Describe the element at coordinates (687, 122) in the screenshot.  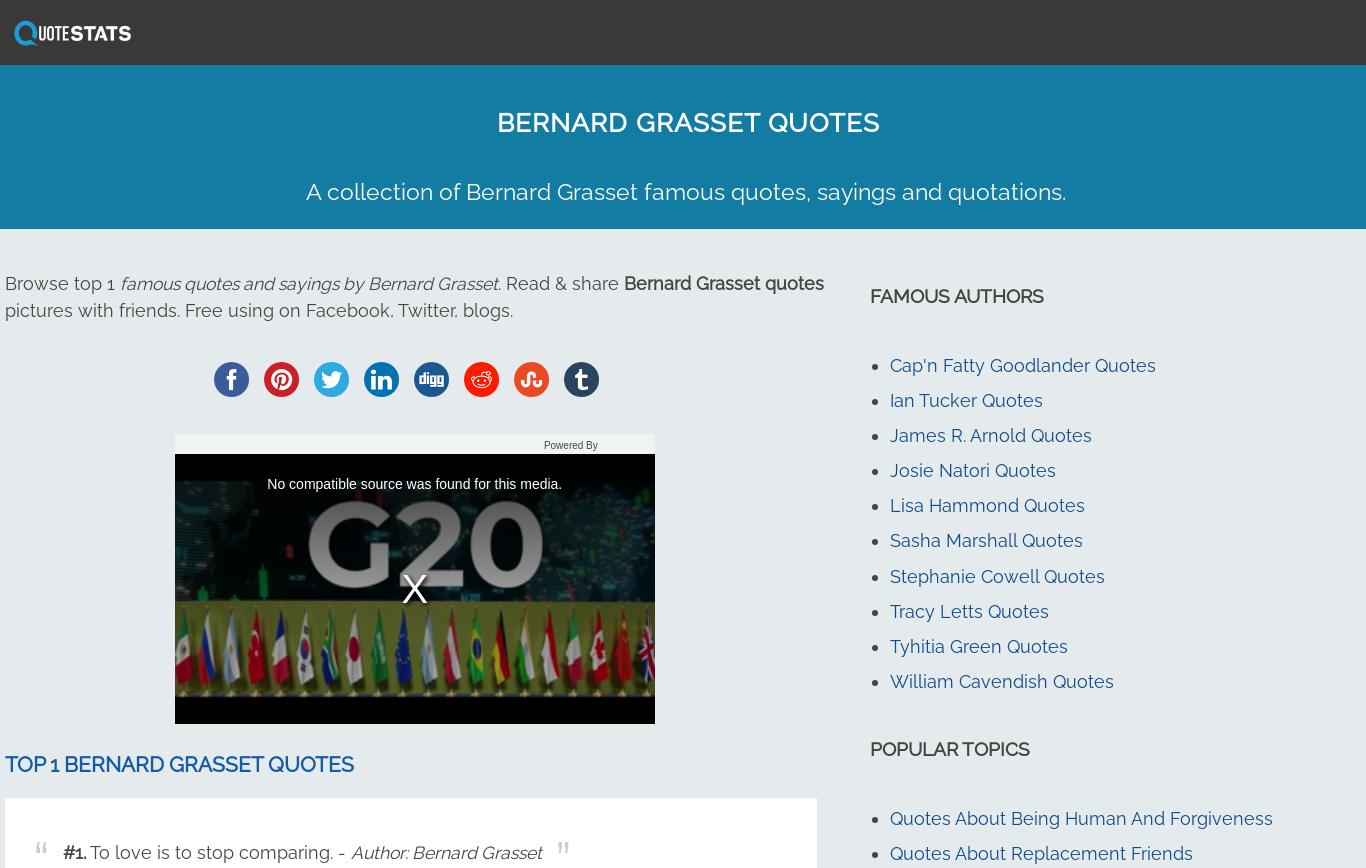
I see `'Bernard Grasset Quotes'` at that location.